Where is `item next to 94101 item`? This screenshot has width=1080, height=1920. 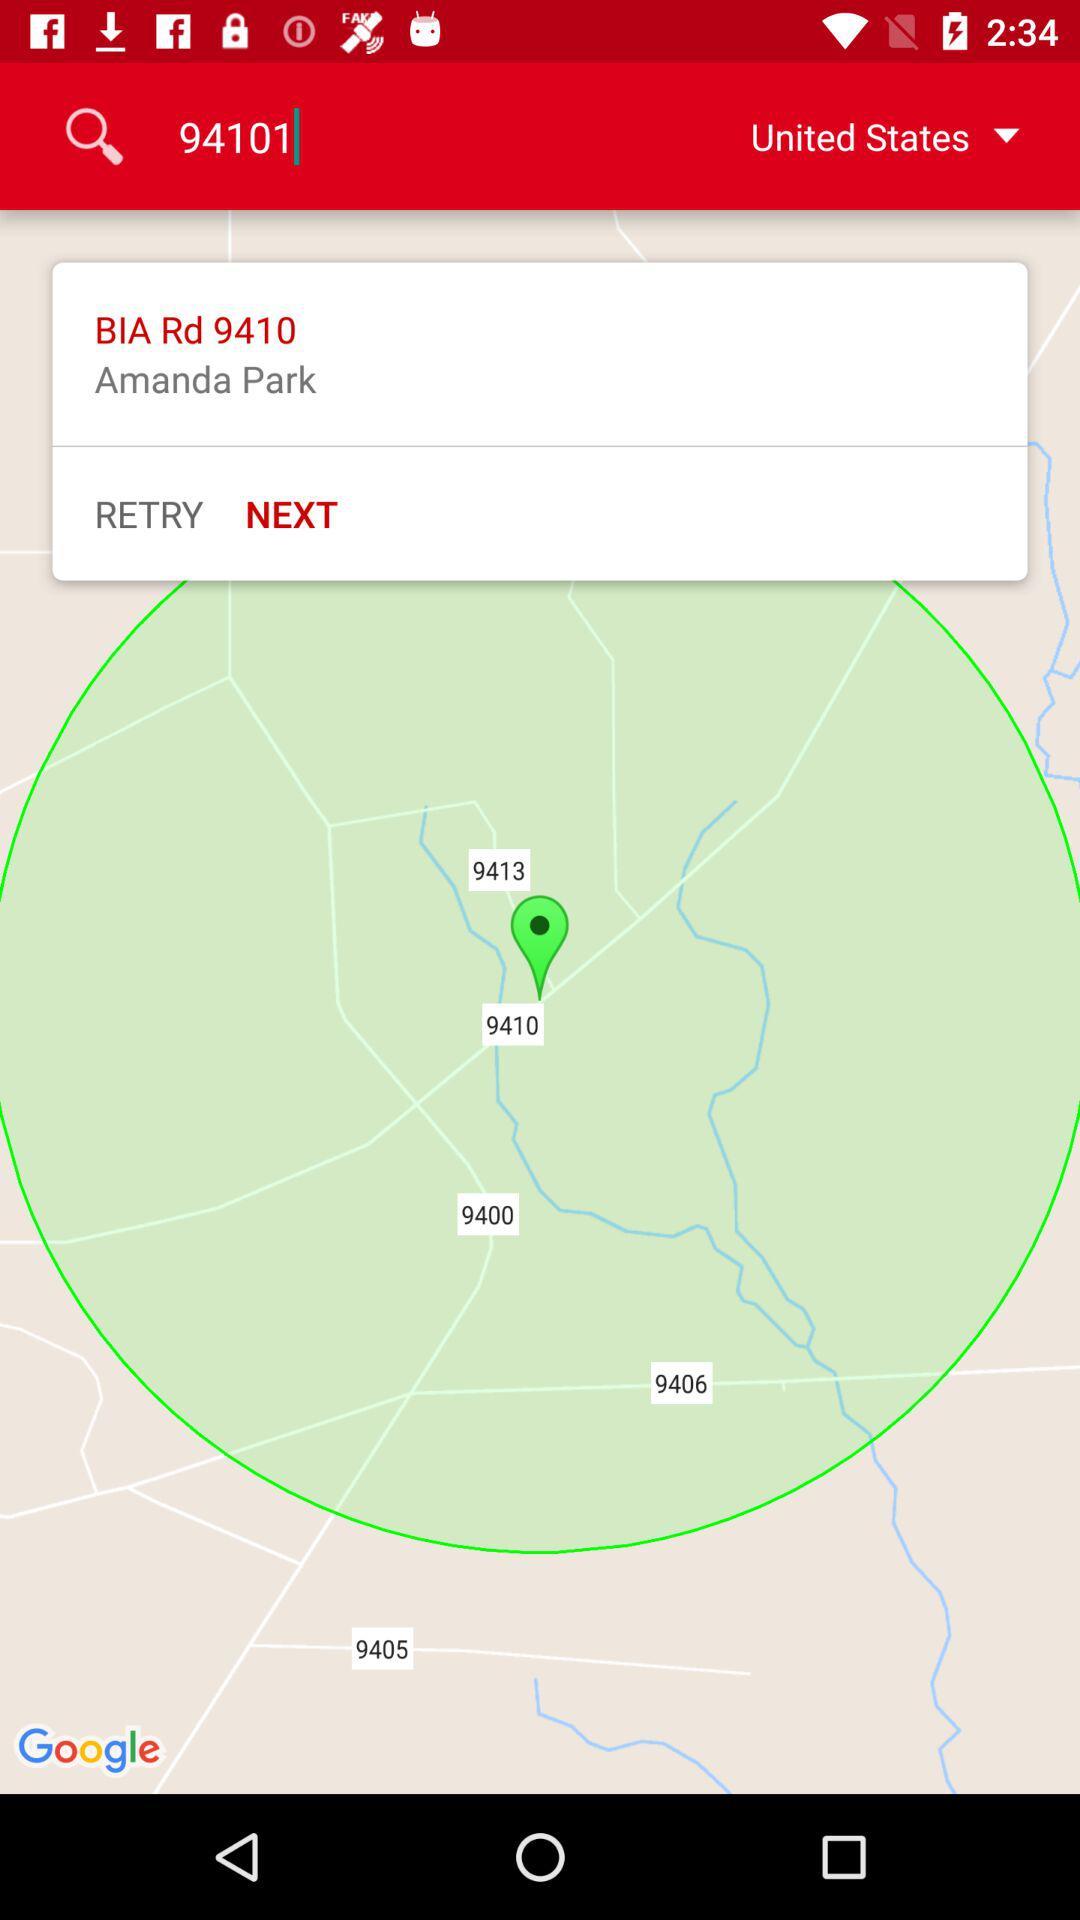
item next to 94101 item is located at coordinates (853, 135).